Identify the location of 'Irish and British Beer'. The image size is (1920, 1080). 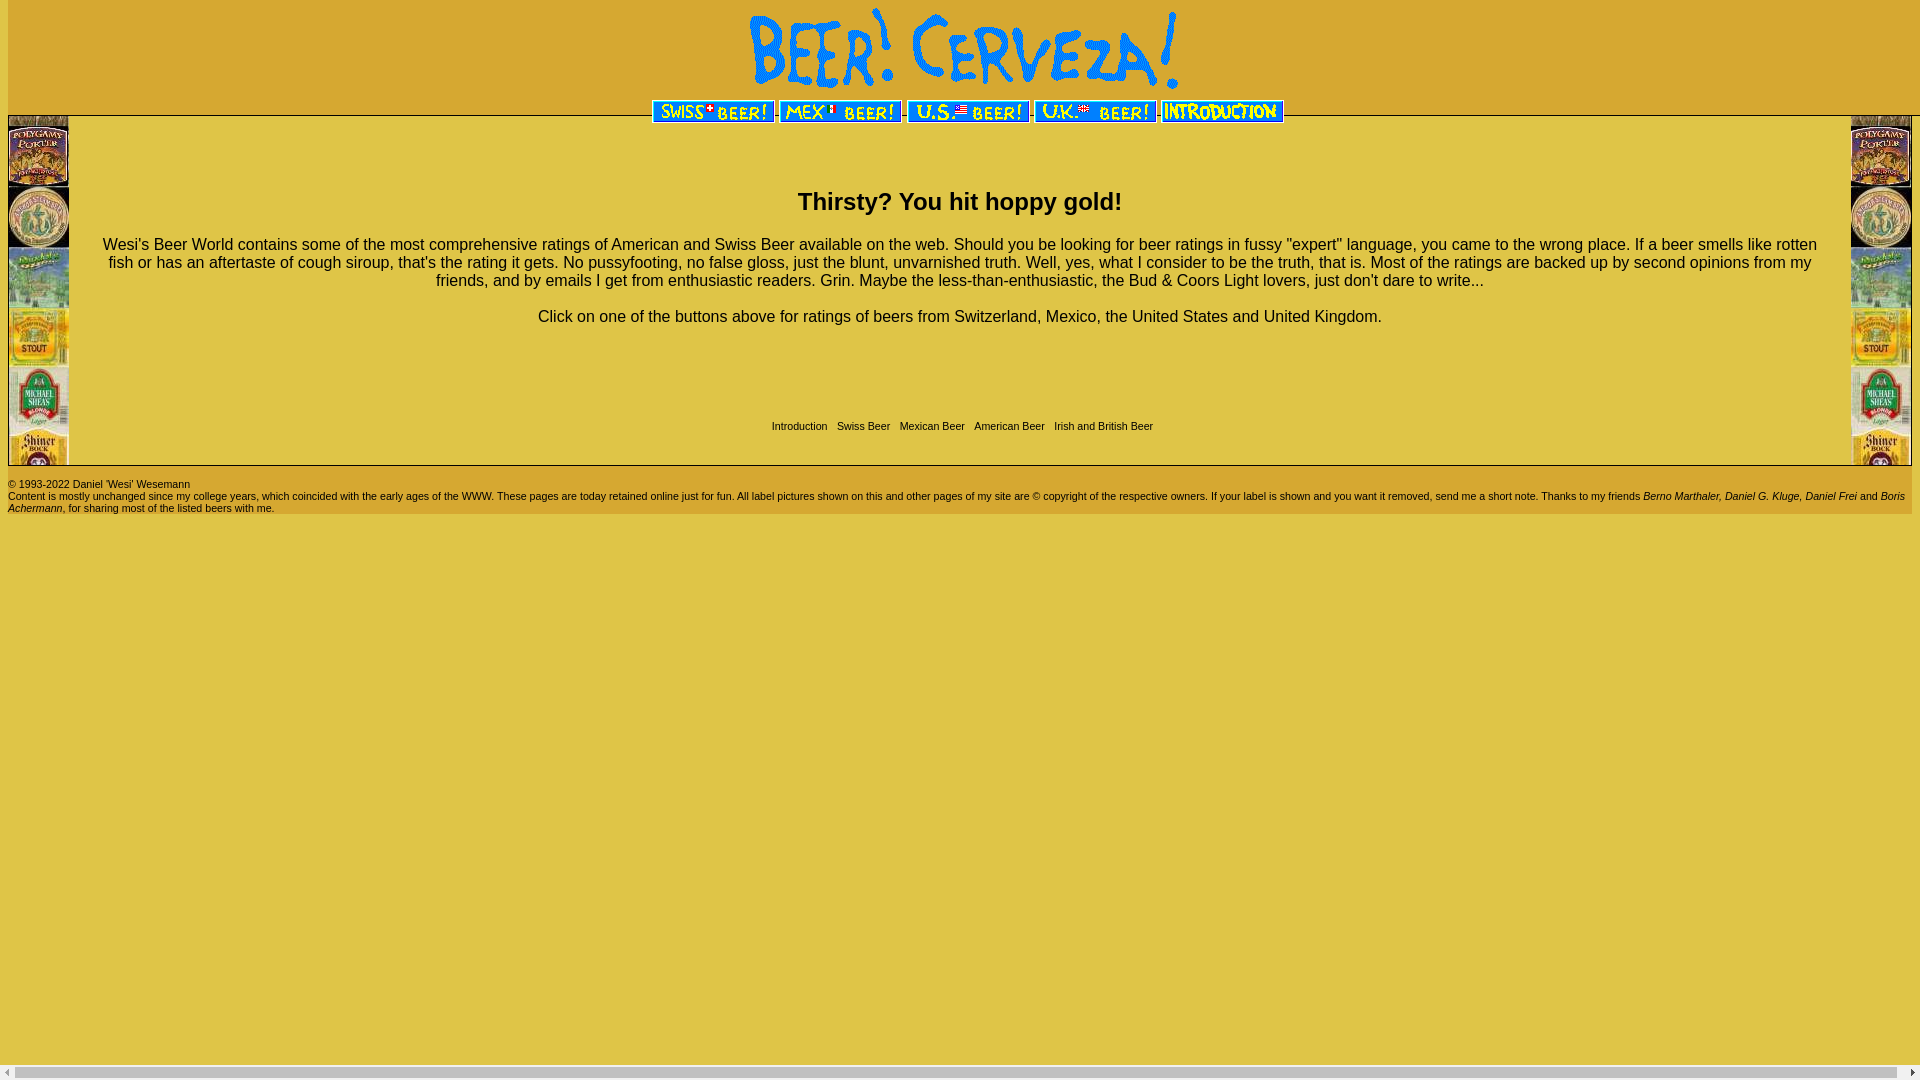
(1099, 424).